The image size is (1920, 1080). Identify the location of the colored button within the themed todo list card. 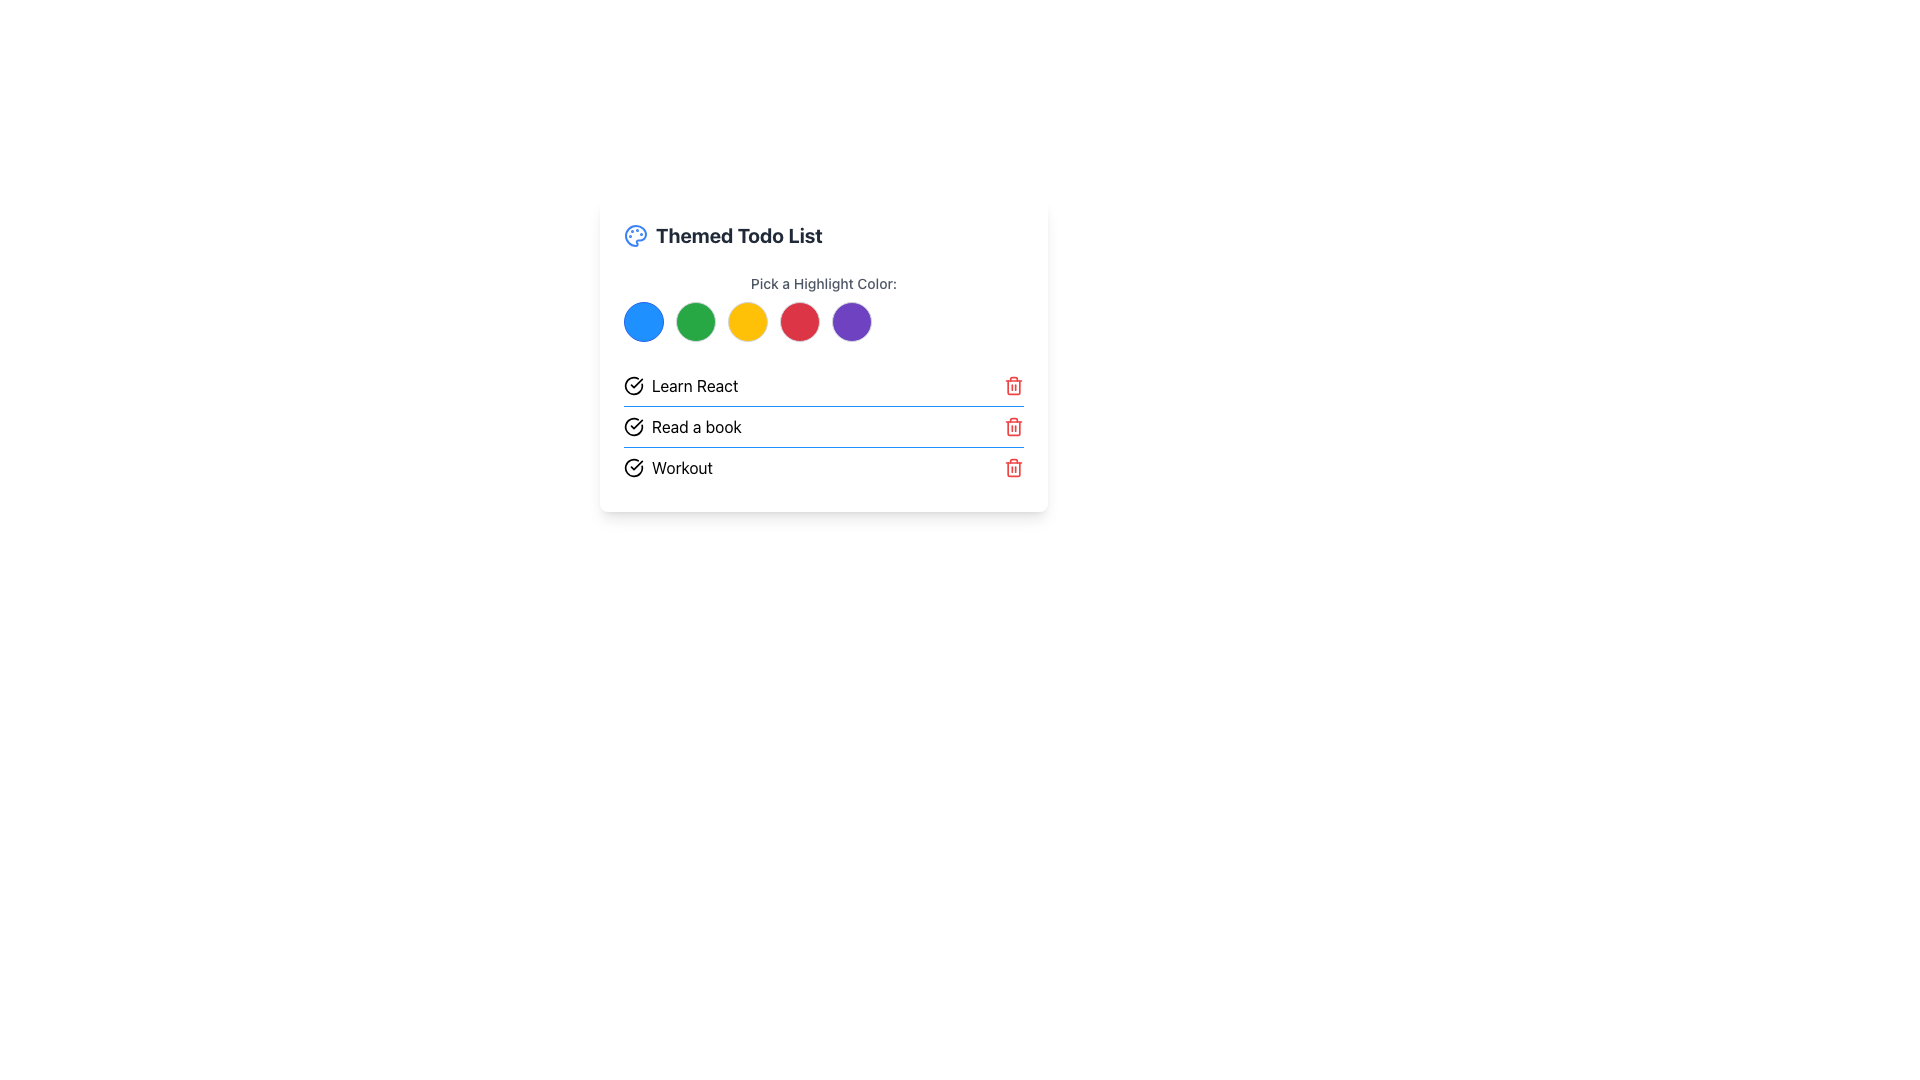
(824, 353).